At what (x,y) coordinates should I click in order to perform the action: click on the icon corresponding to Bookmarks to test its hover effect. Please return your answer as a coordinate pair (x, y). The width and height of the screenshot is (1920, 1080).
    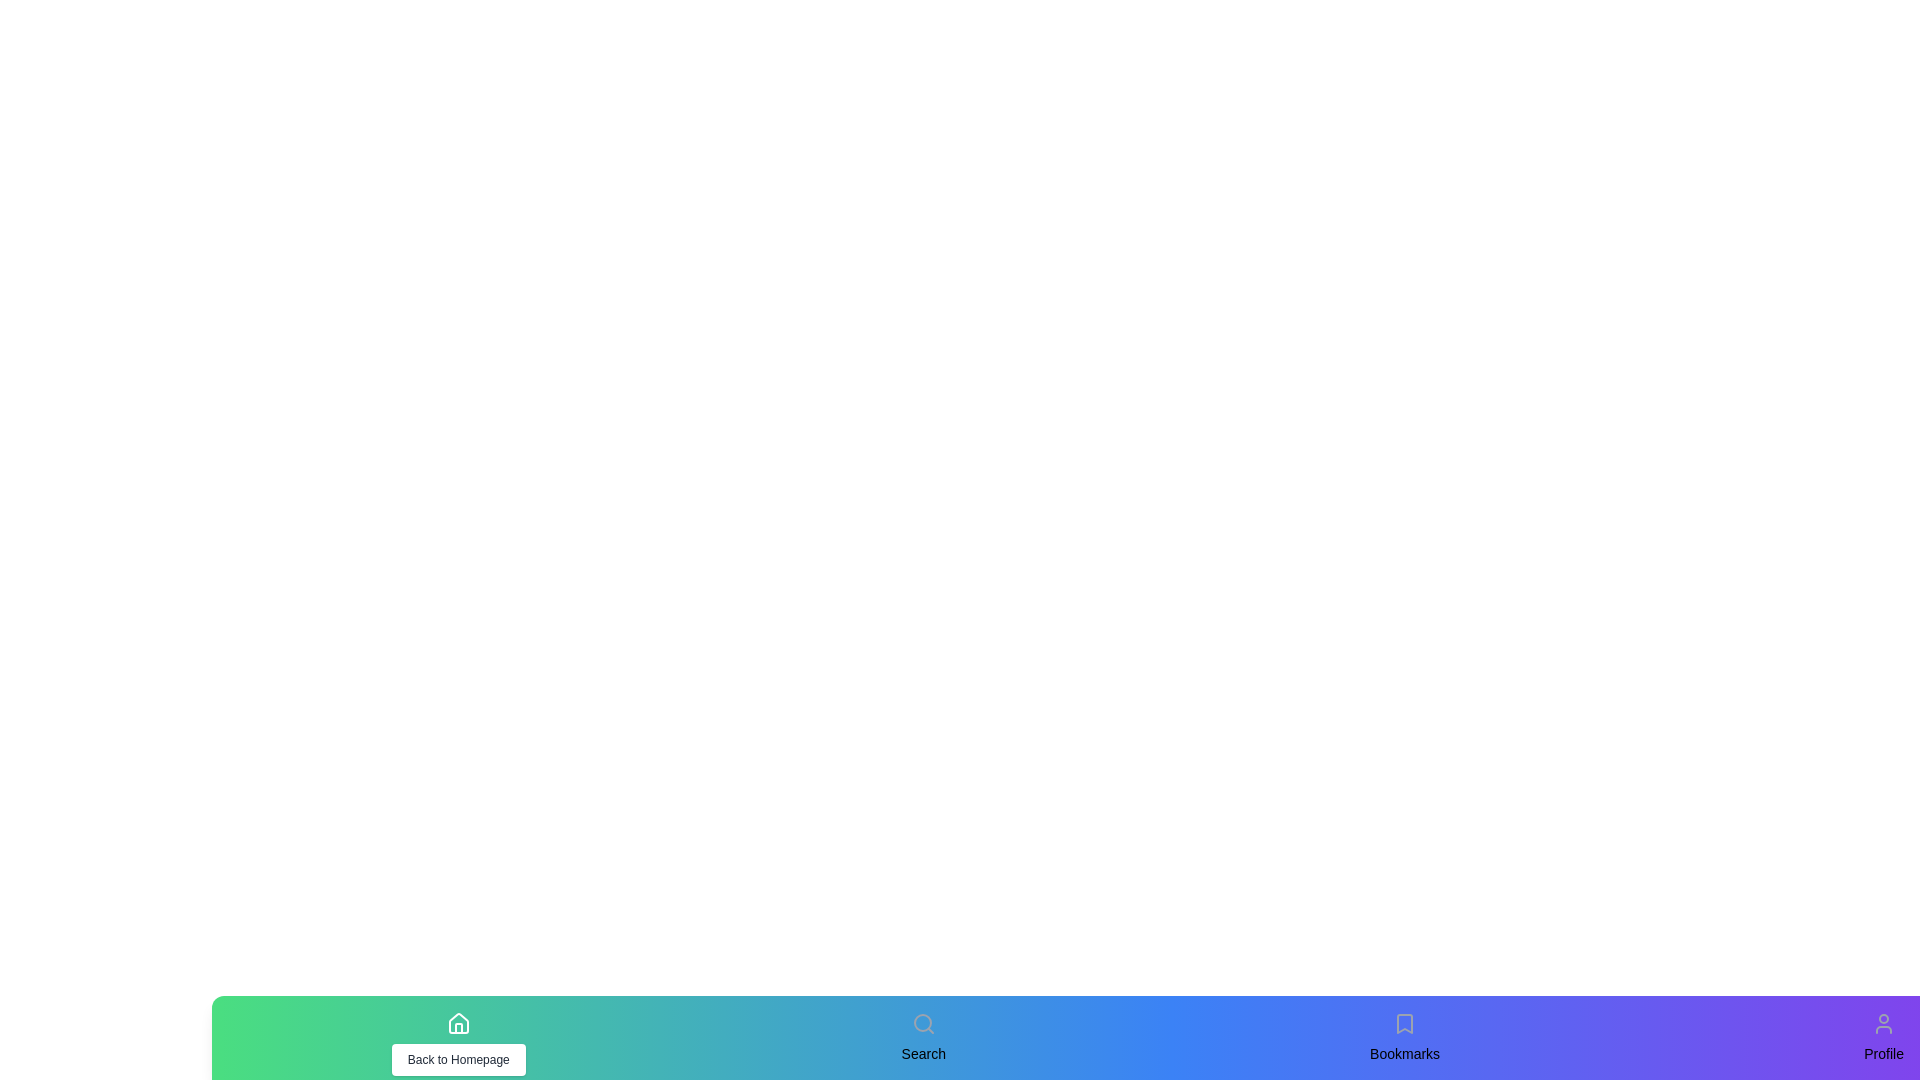
    Looking at the image, I should click on (1404, 1023).